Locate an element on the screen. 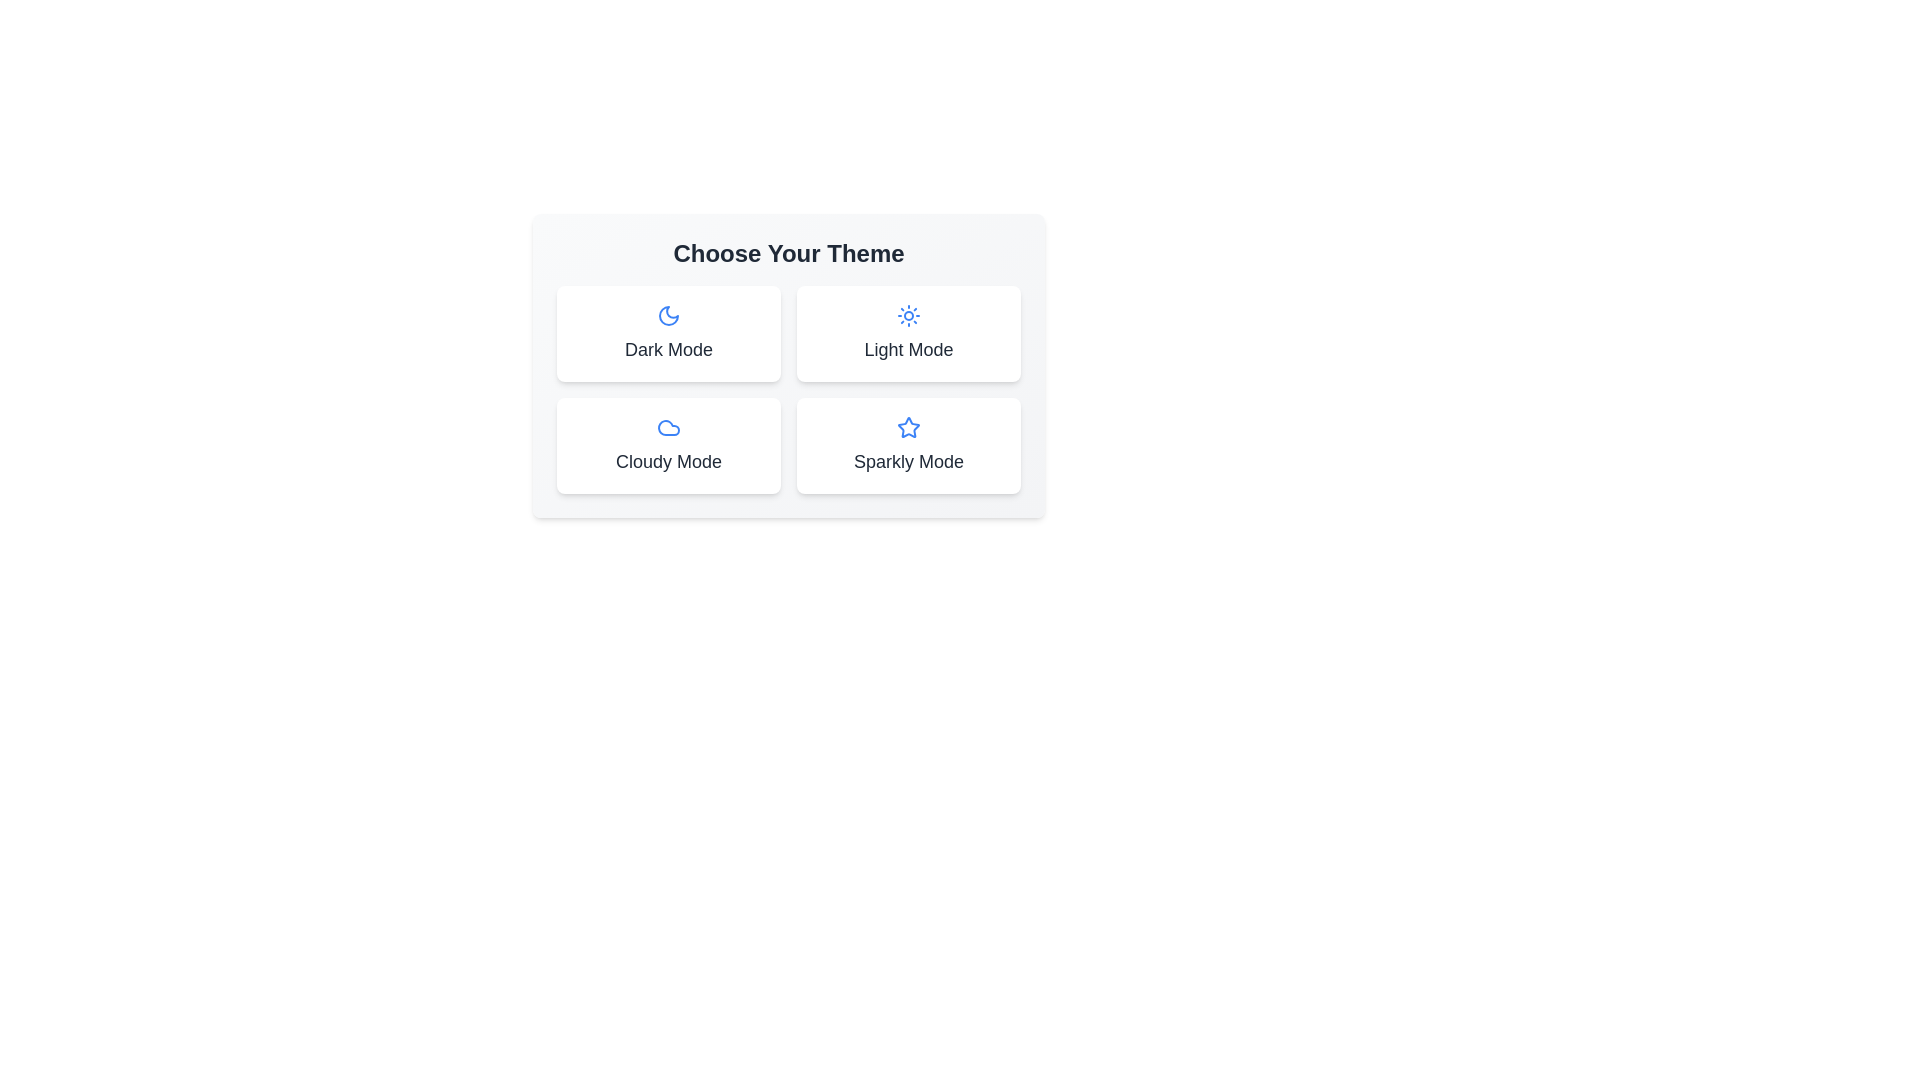 The height and width of the screenshot is (1080, 1920). the content of the label that identifies the 'Light Mode' option, located within the second card of the top row in the theme options grid is located at coordinates (907, 349).